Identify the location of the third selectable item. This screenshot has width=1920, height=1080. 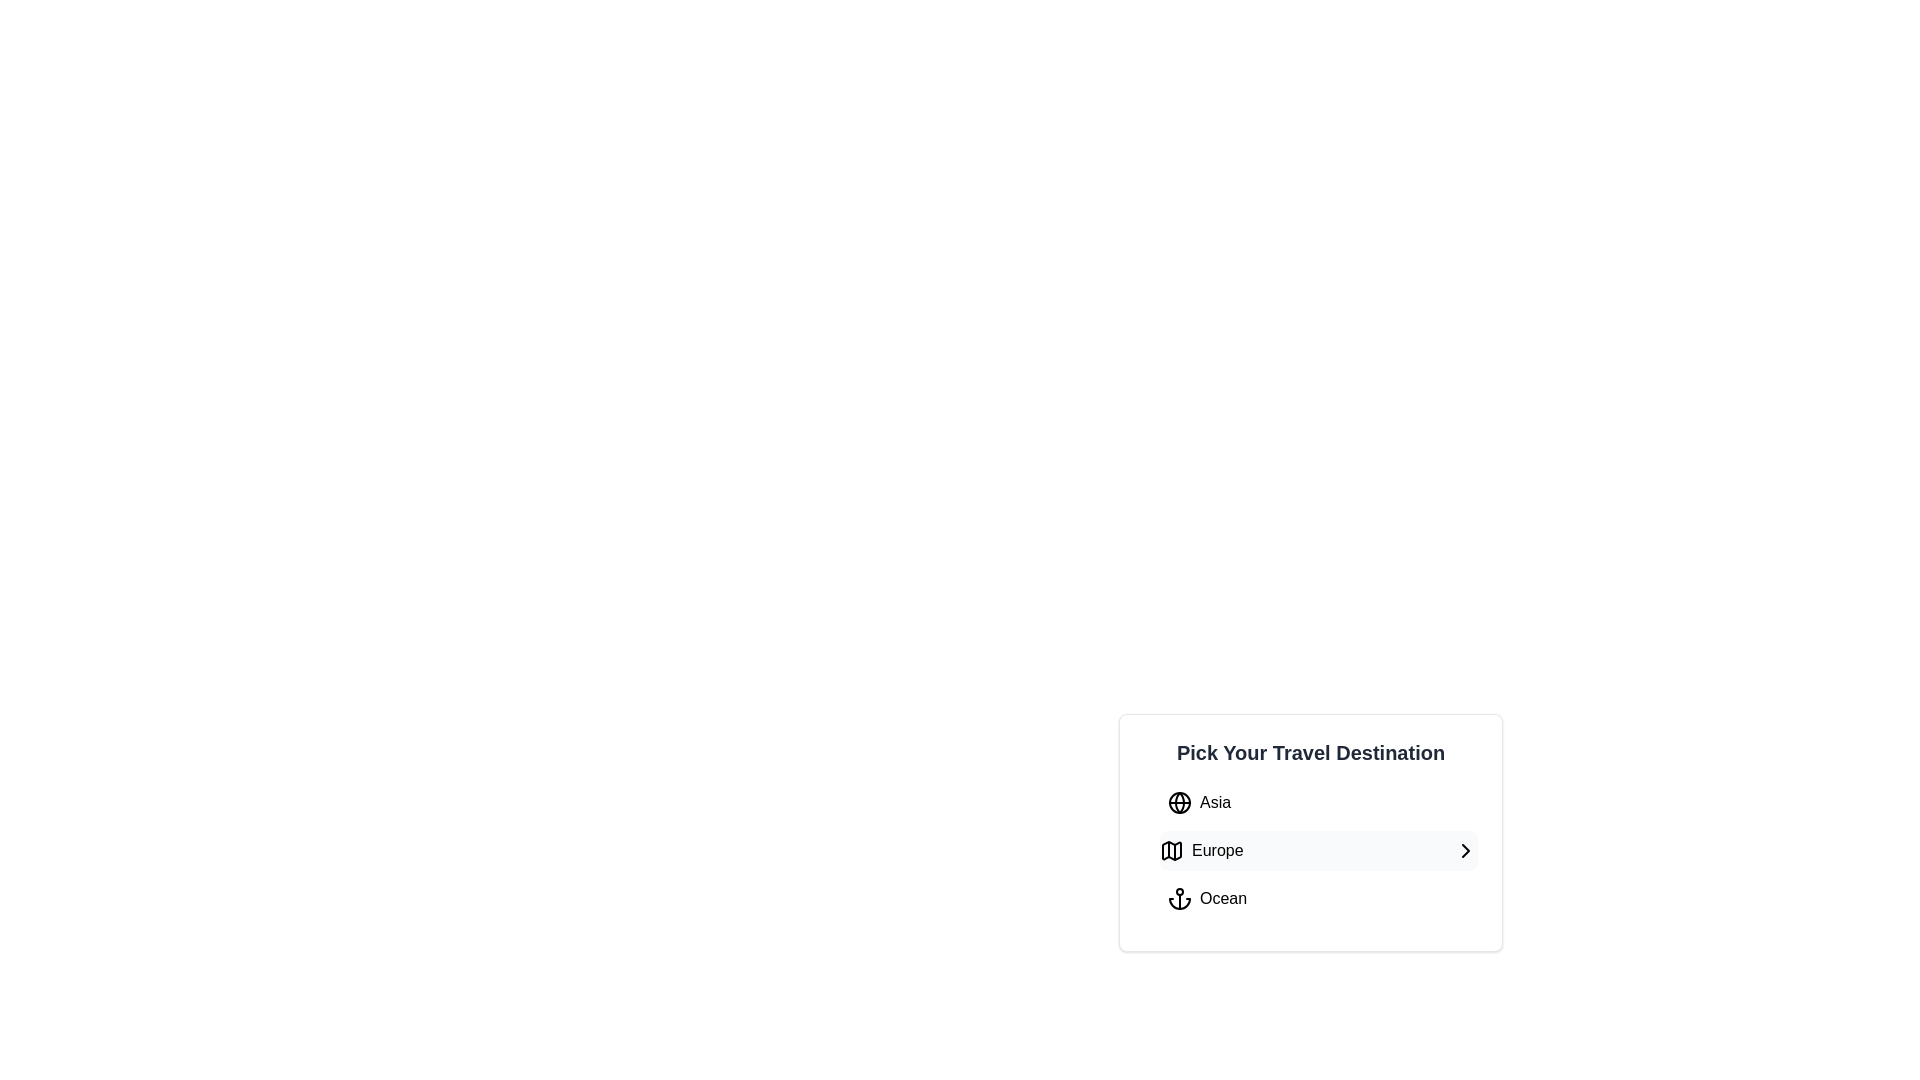
(1206, 897).